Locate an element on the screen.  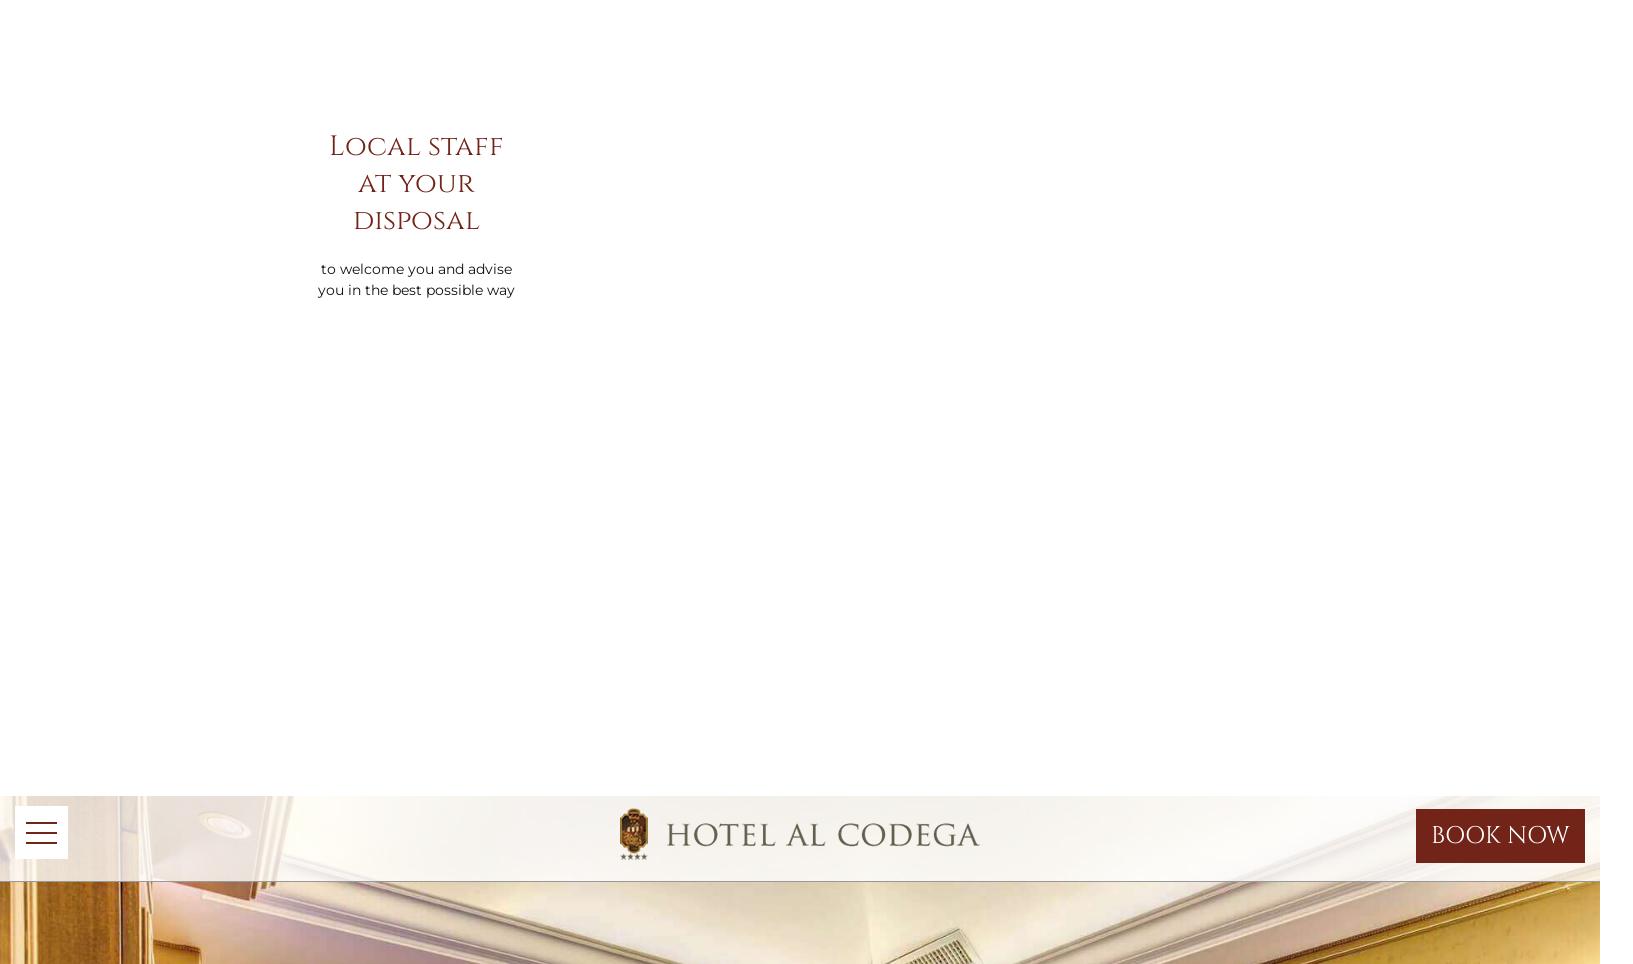
'Hotel Marketing by Nozio Business' is located at coordinates (682, 152).